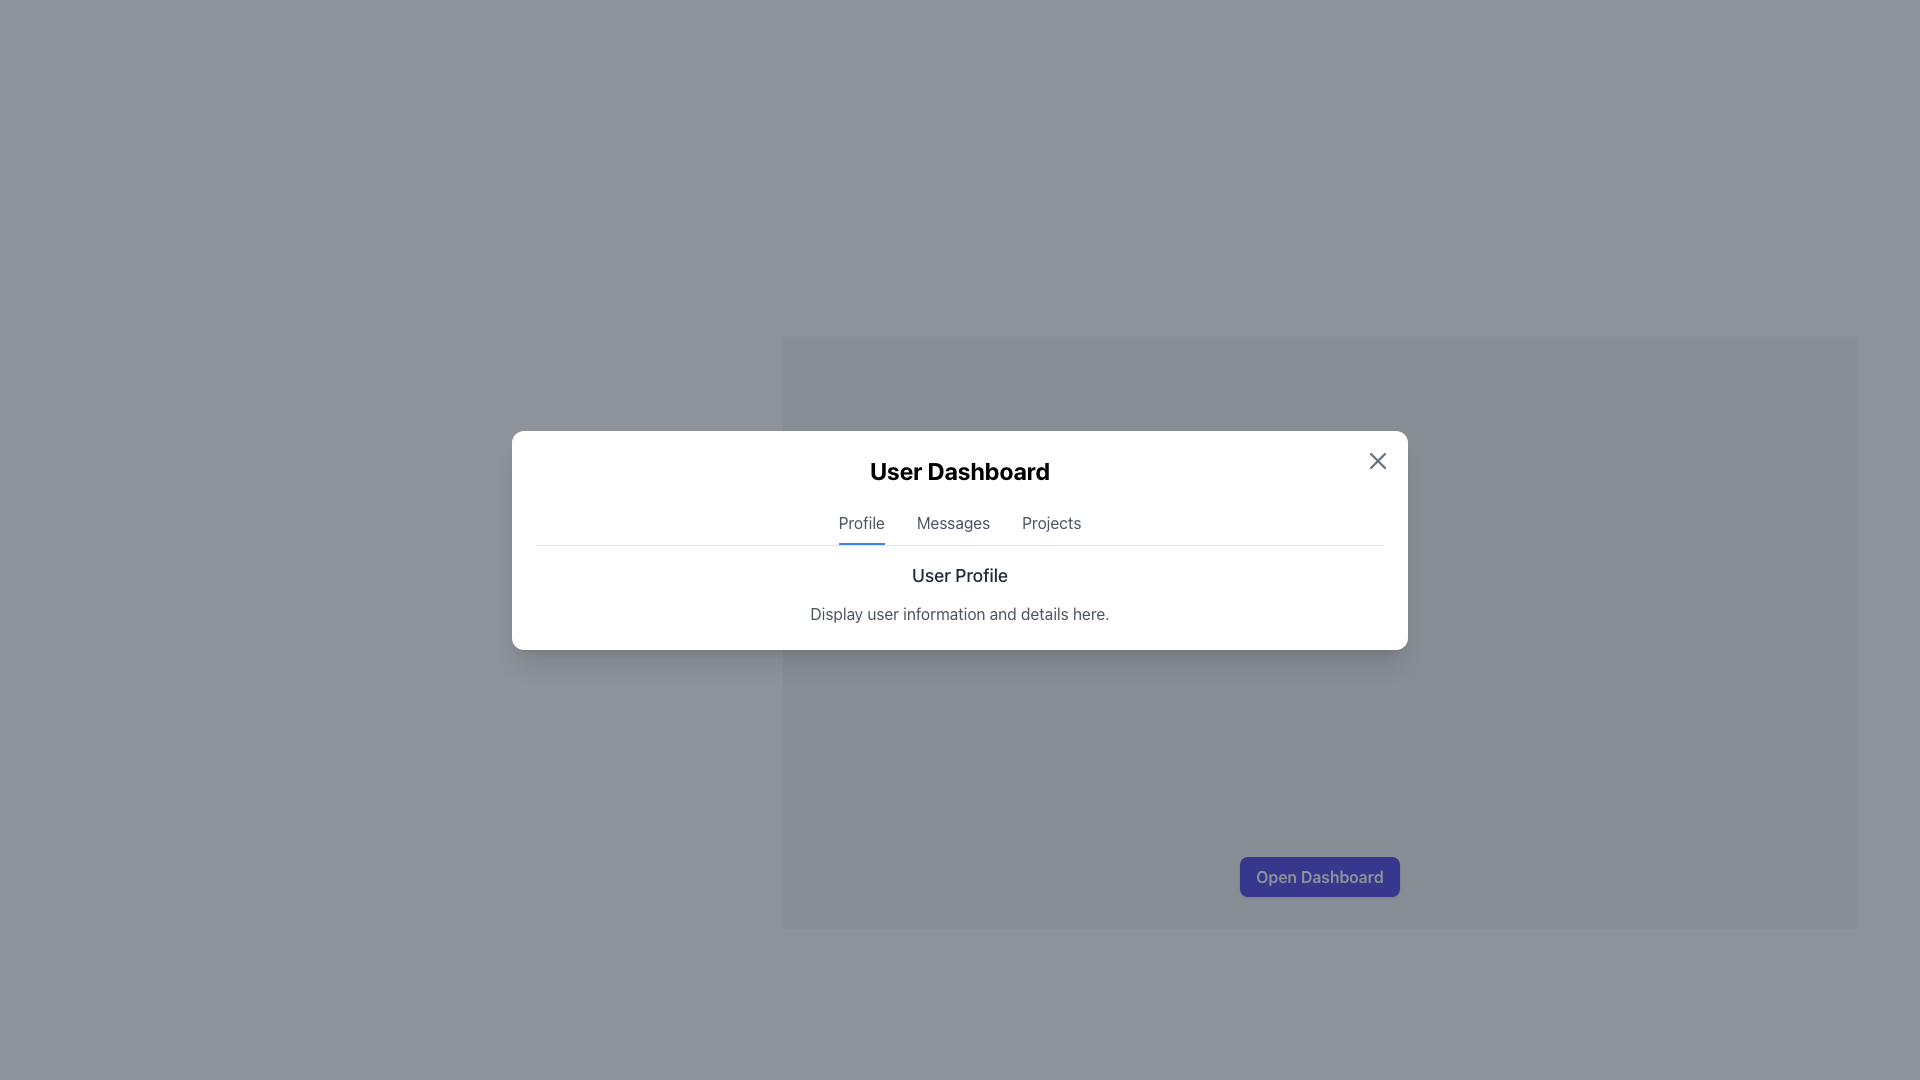  Describe the element at coordinates (1319, 875) in the screenshot. I see `the rectangular button labeled 'Open Dashboard' with a deep indigo background` at that location.